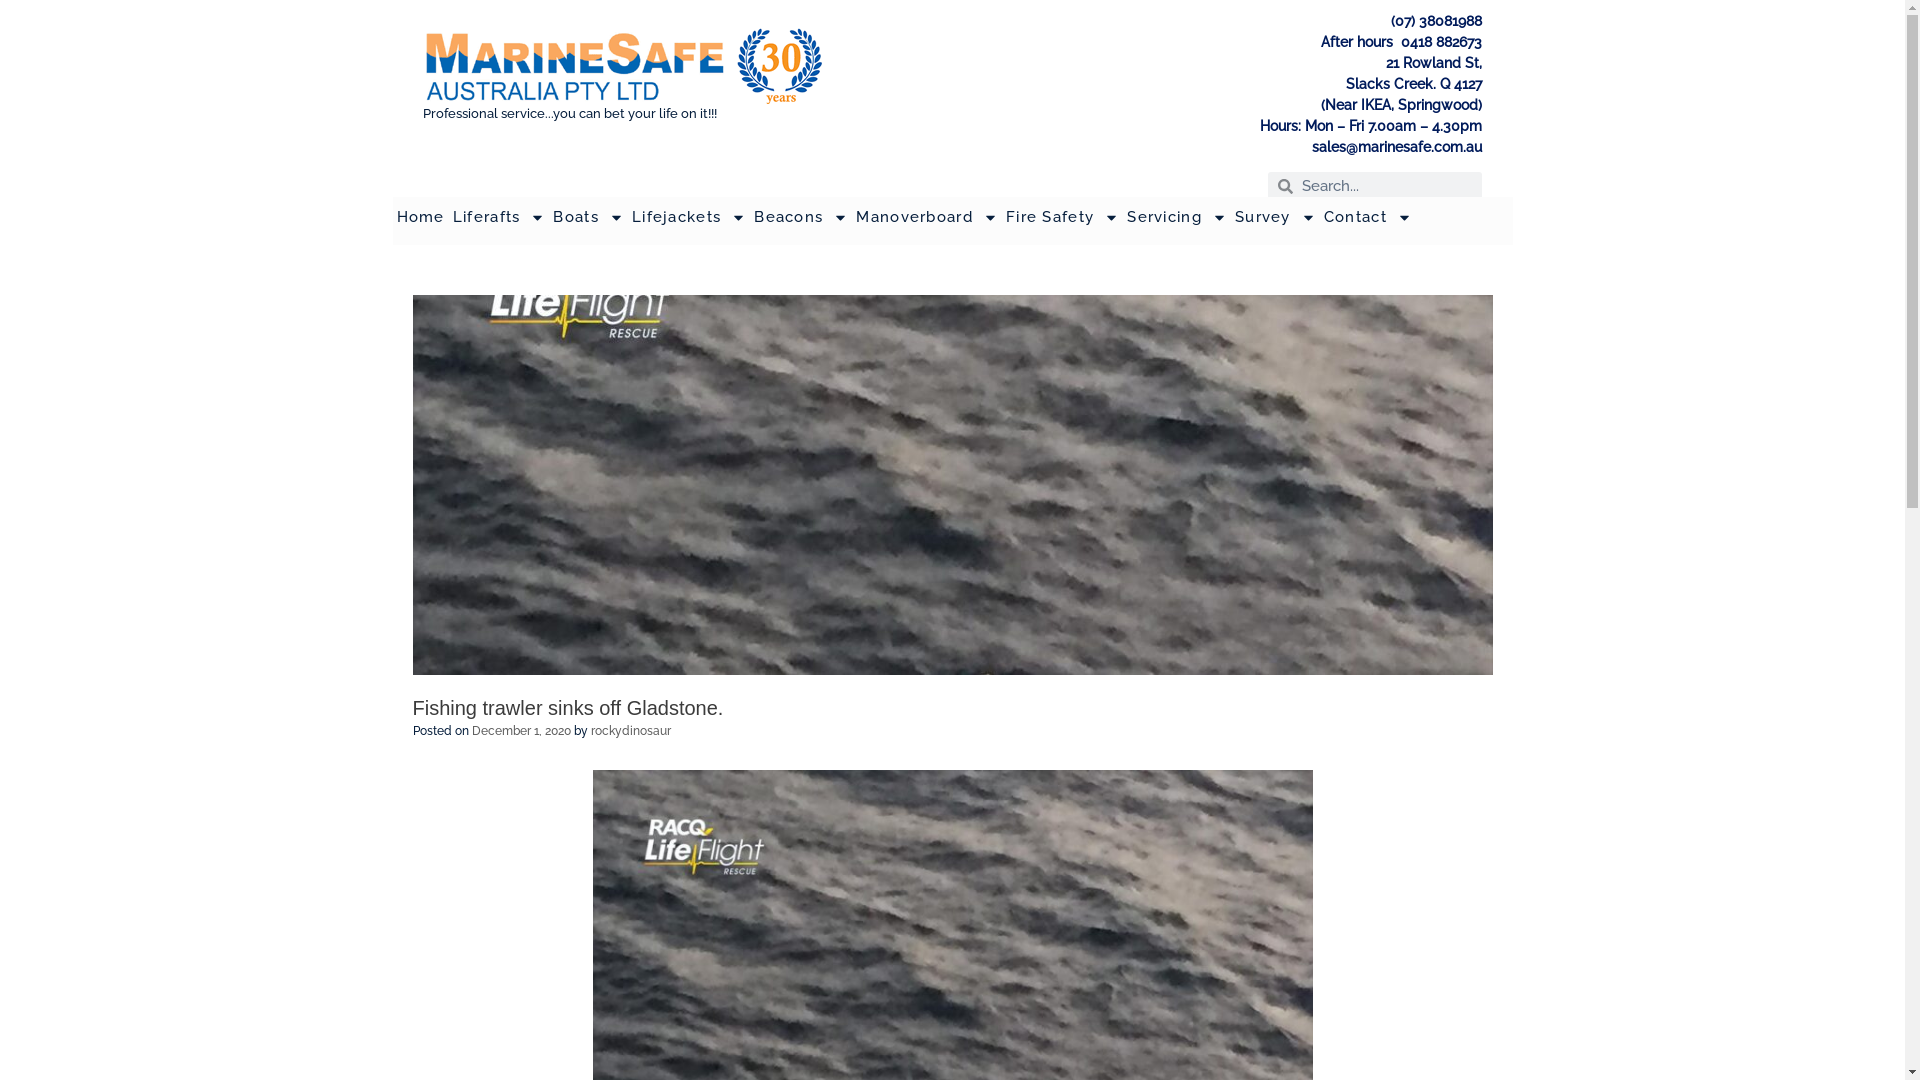  What do you see at coordinates (499, 217) in the screenshot?
I see `'Liferafts'` at bounding box center [499, 217].